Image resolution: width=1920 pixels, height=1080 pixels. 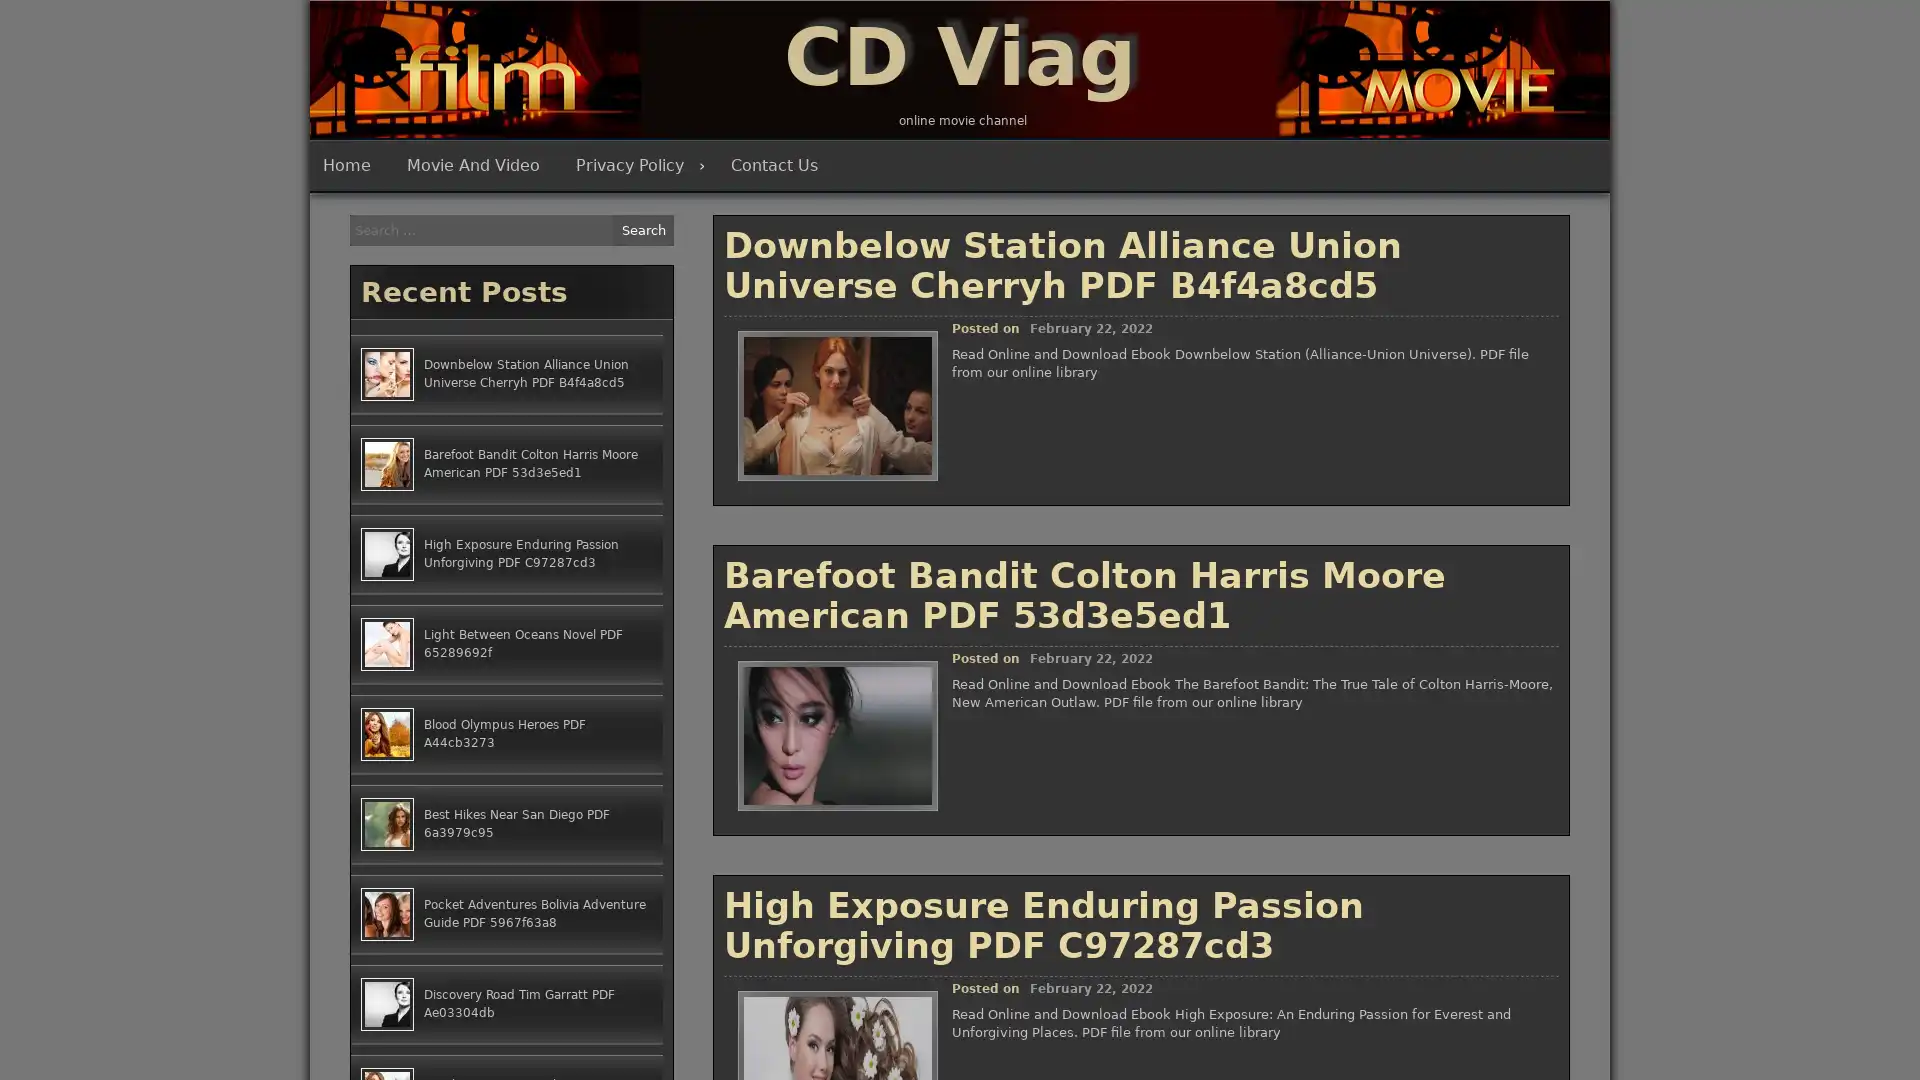 I want to click on Search, so click(x=643, y=229).